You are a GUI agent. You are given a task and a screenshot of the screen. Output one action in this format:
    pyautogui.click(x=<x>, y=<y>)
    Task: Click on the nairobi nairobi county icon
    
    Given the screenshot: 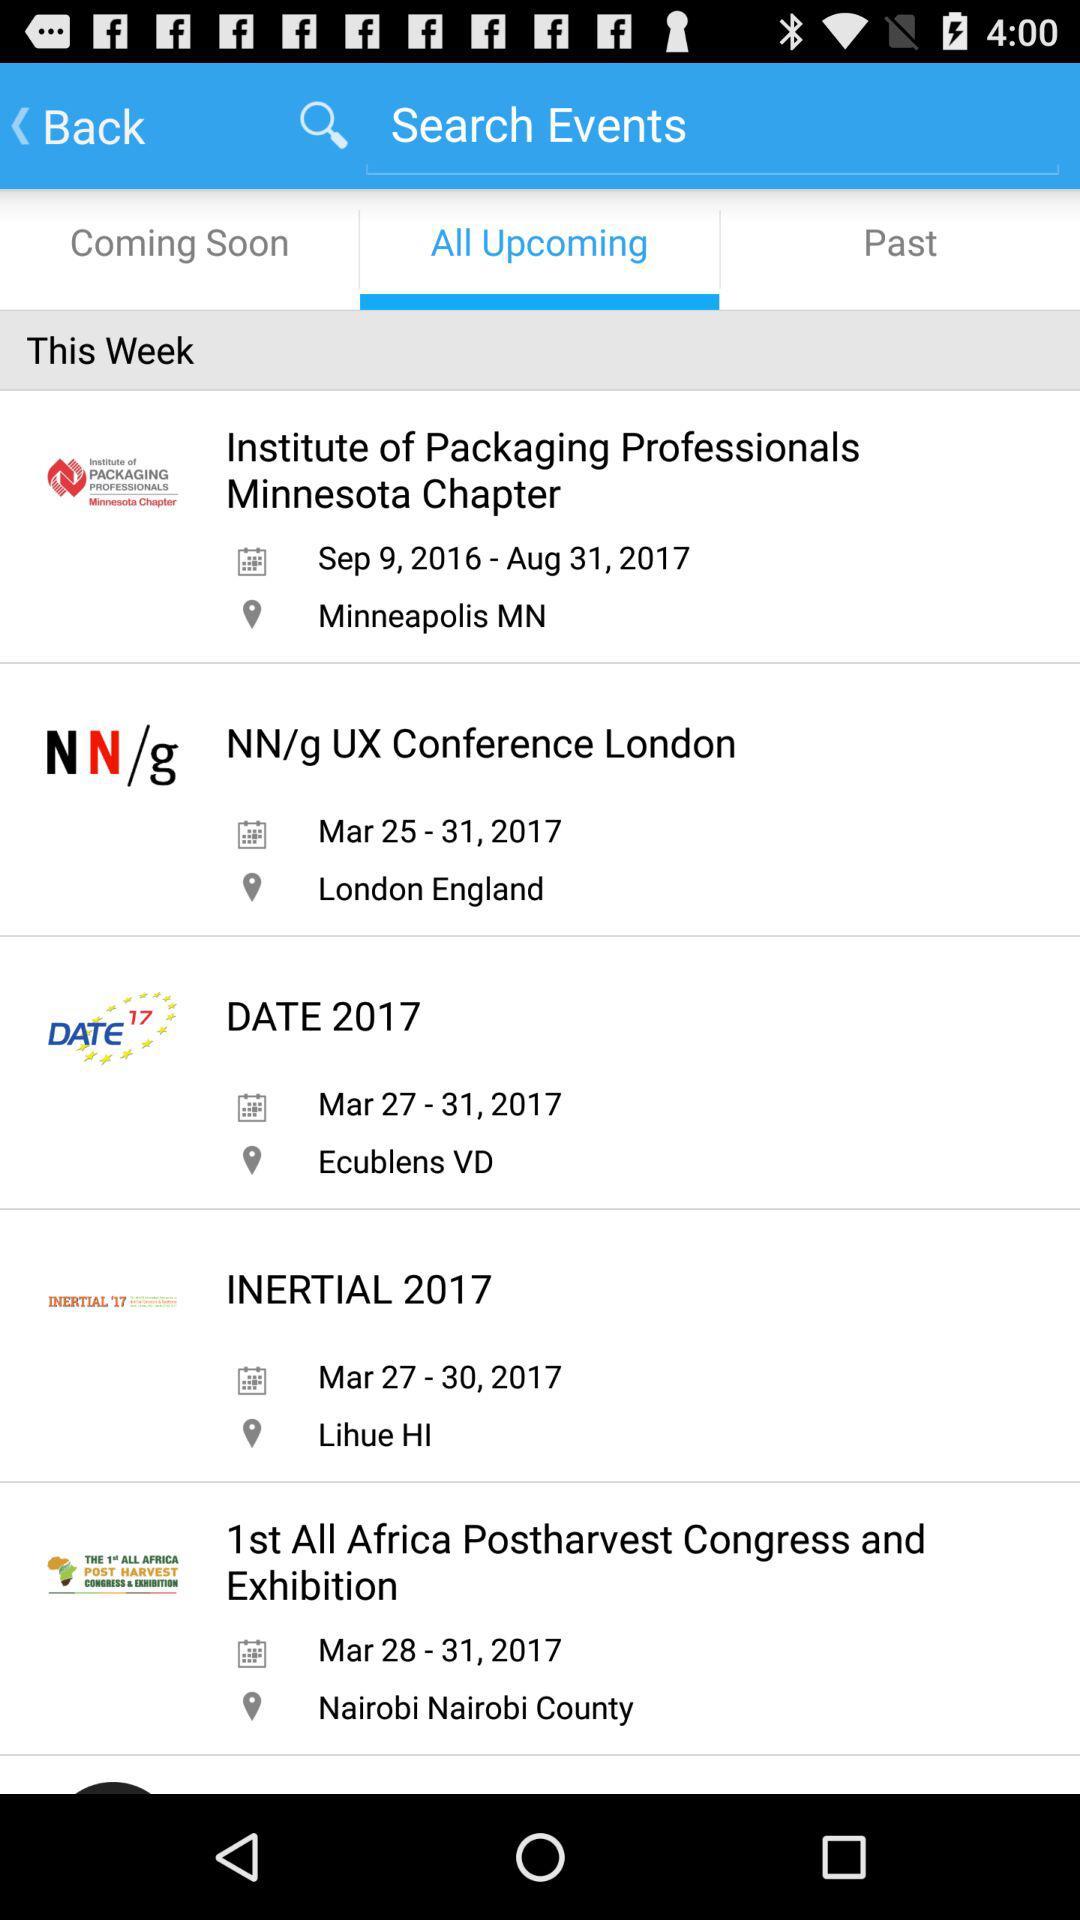 What is the action you would take?
    pyautogui.click(x=475, y=1705)
    